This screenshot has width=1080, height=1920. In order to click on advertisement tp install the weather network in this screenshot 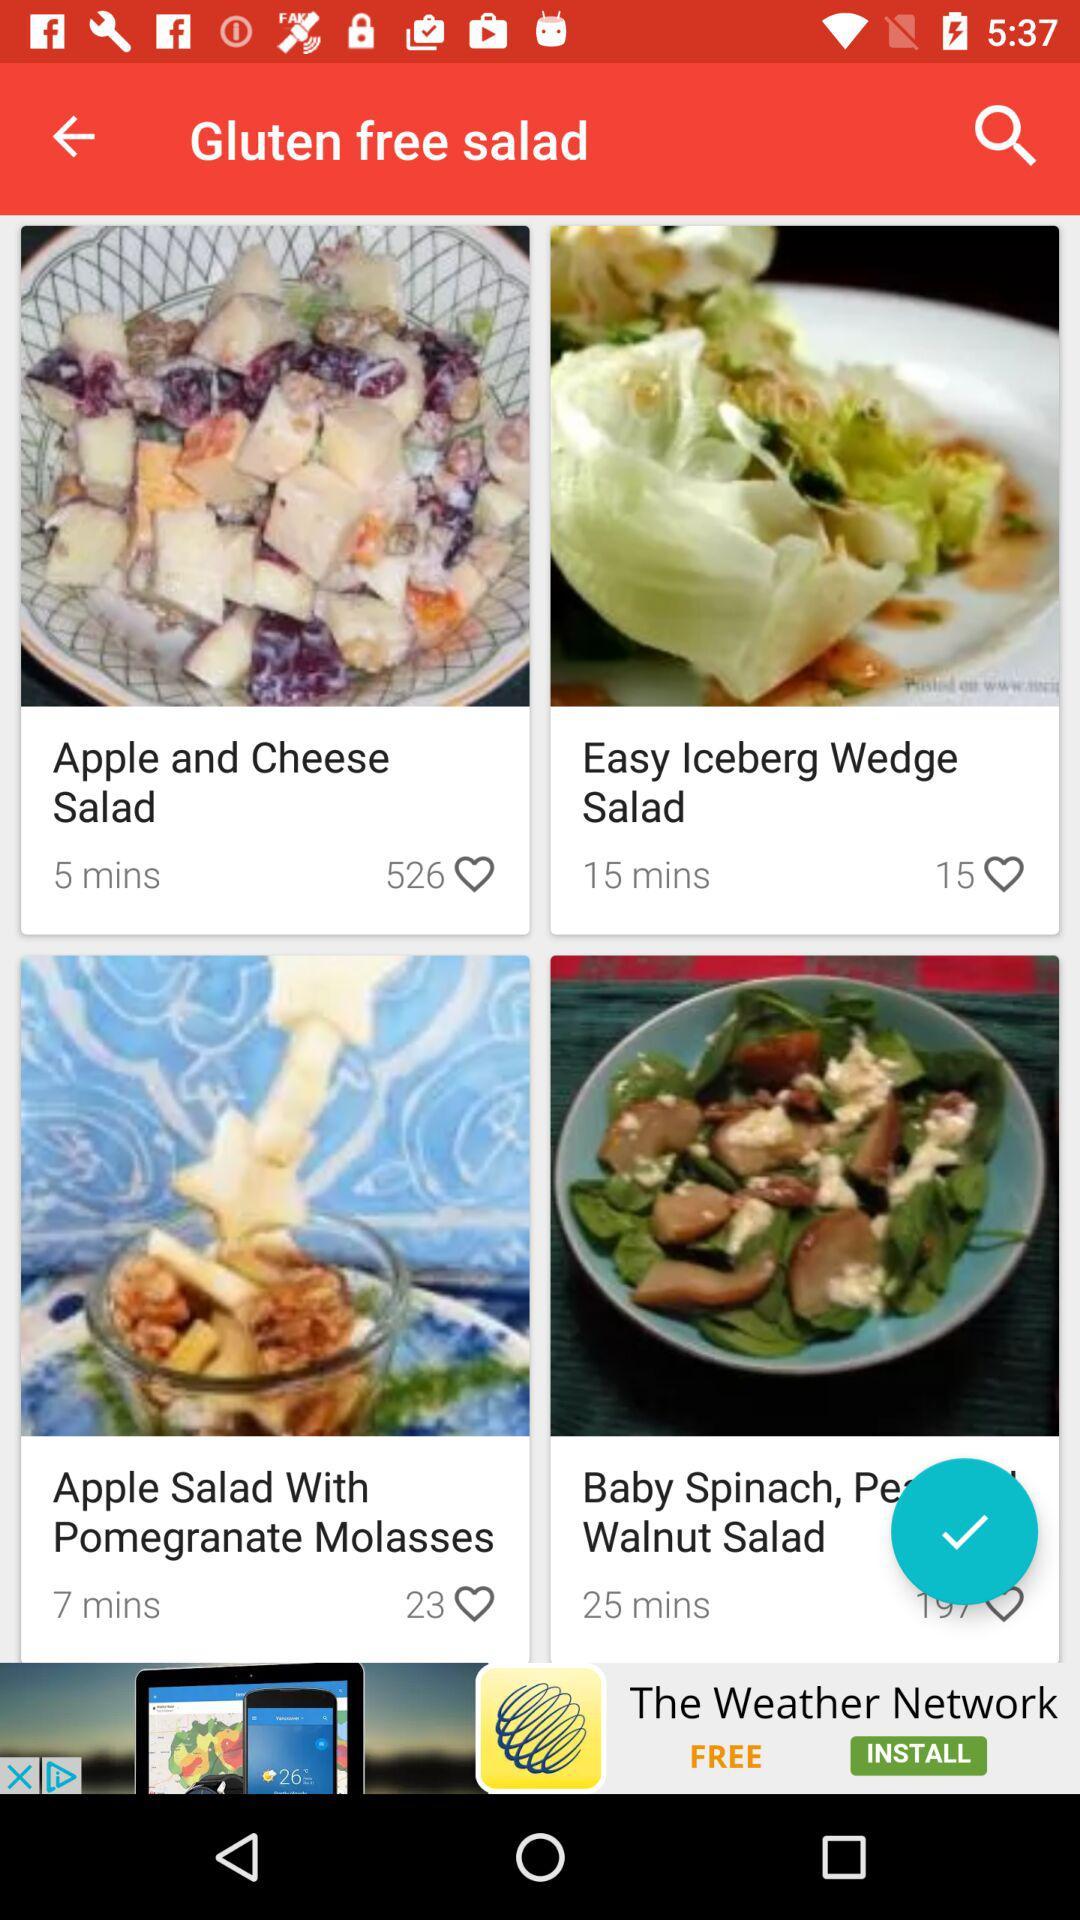, I will do `click(540, 1727)`.